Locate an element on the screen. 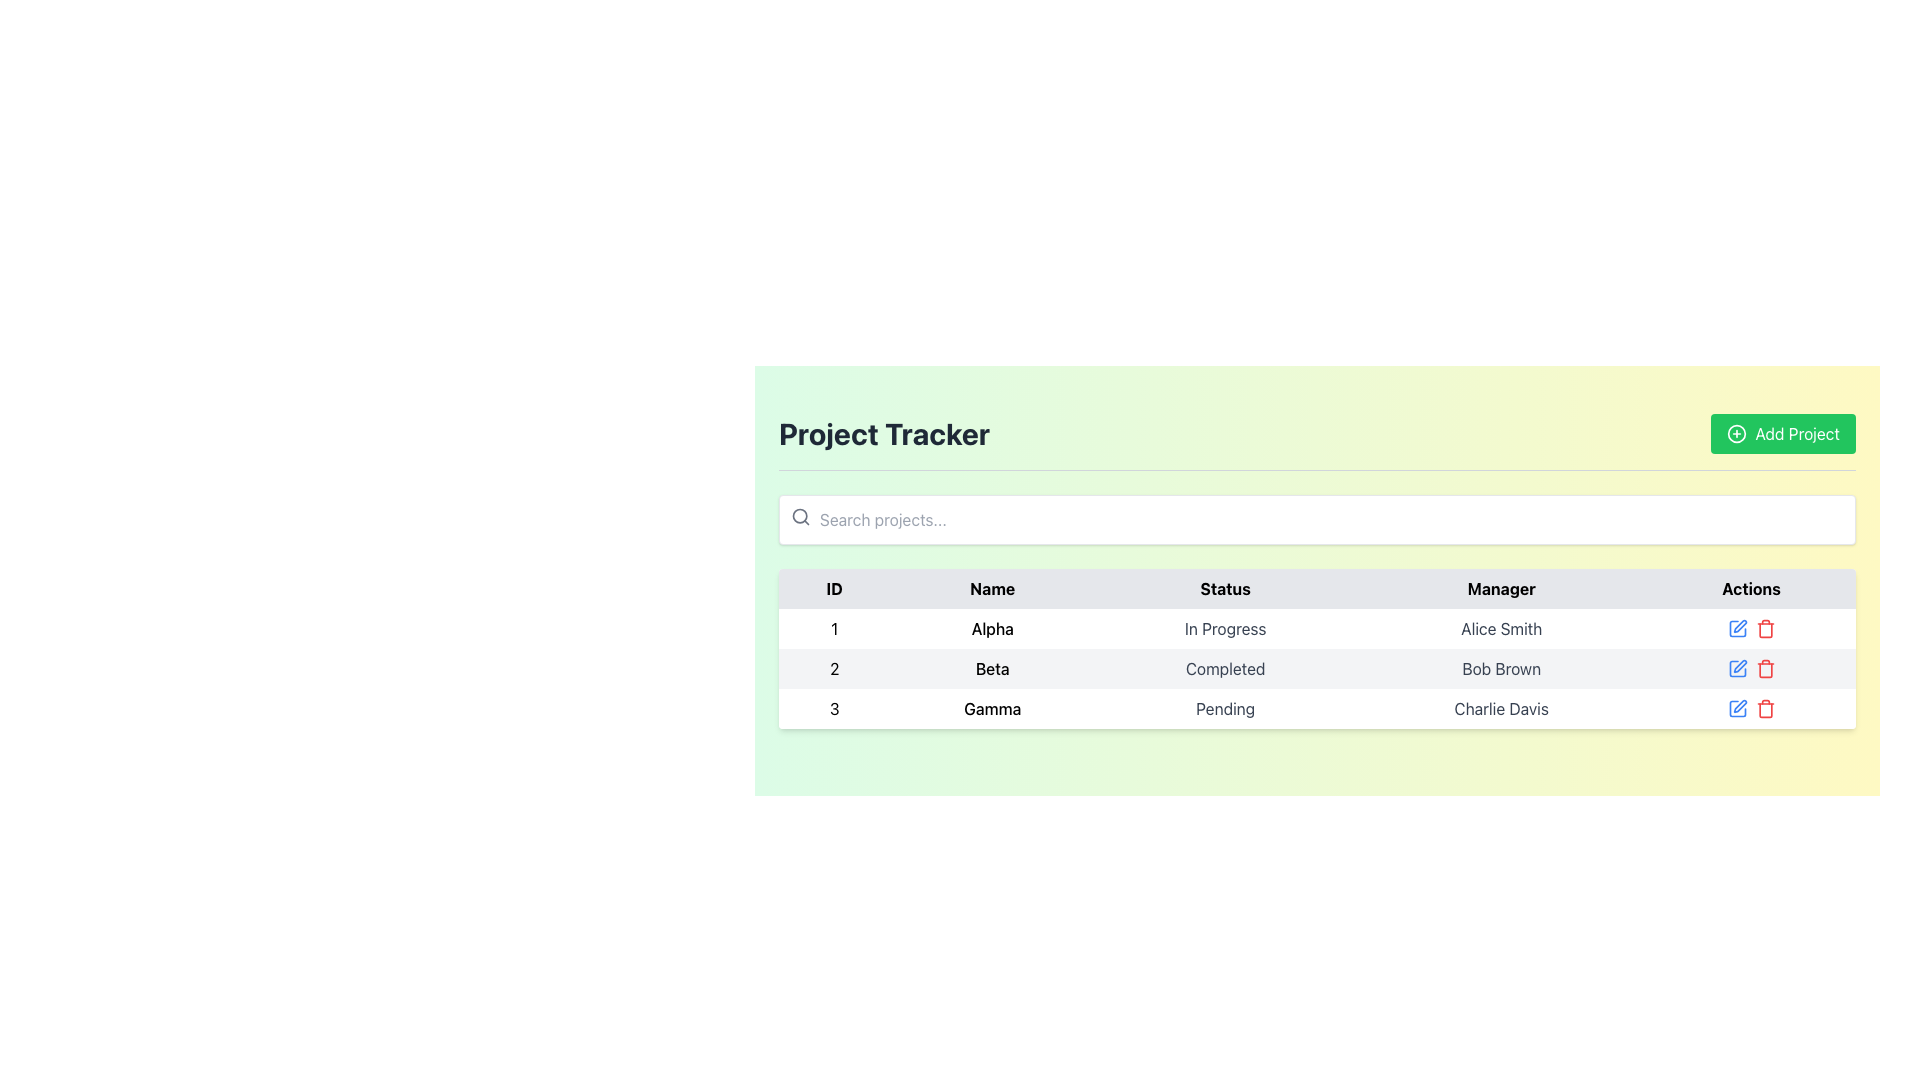 The image size is (1920, 1080). the curved rectangular outline of the trash can icon located in the 'Actions' column for 'Charlie Davis' is located at coordinates (1765, 709).